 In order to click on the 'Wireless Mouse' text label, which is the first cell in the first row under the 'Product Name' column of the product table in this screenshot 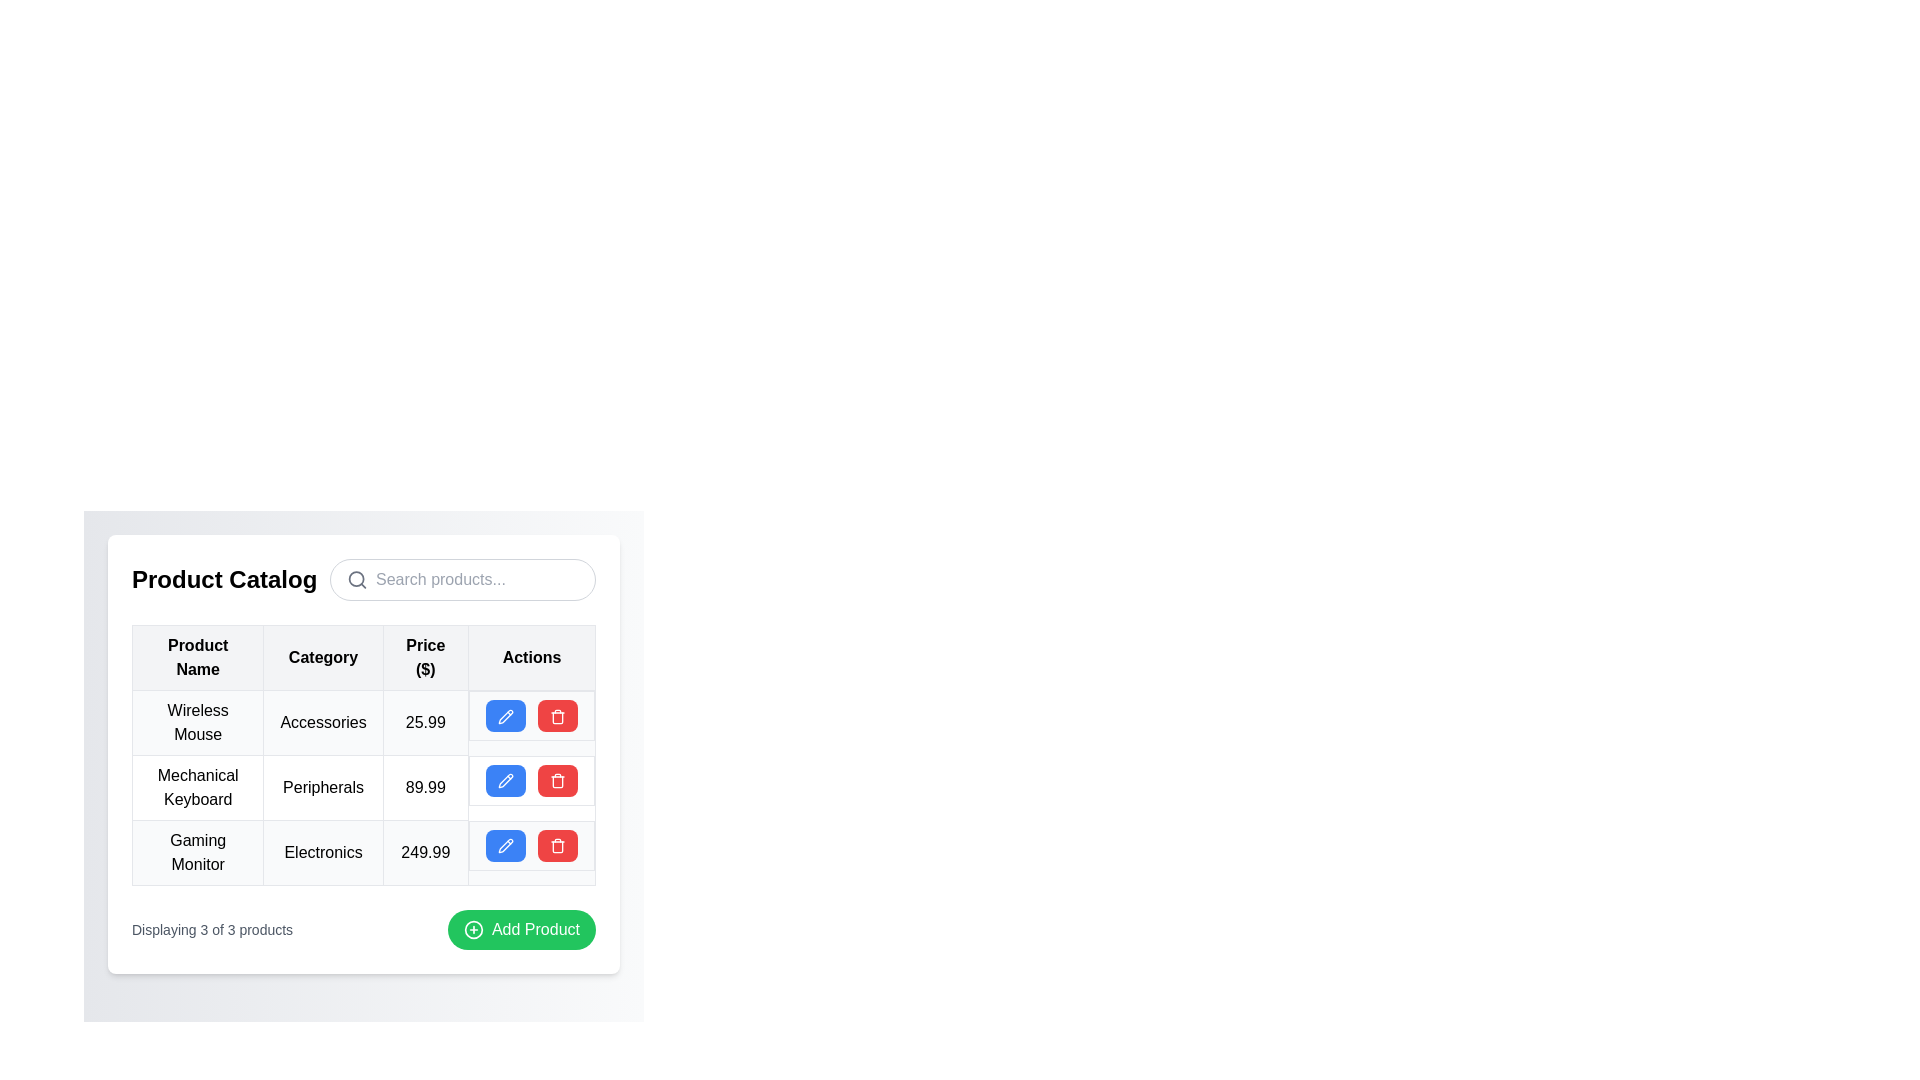, I will do `click(198, 722)`.